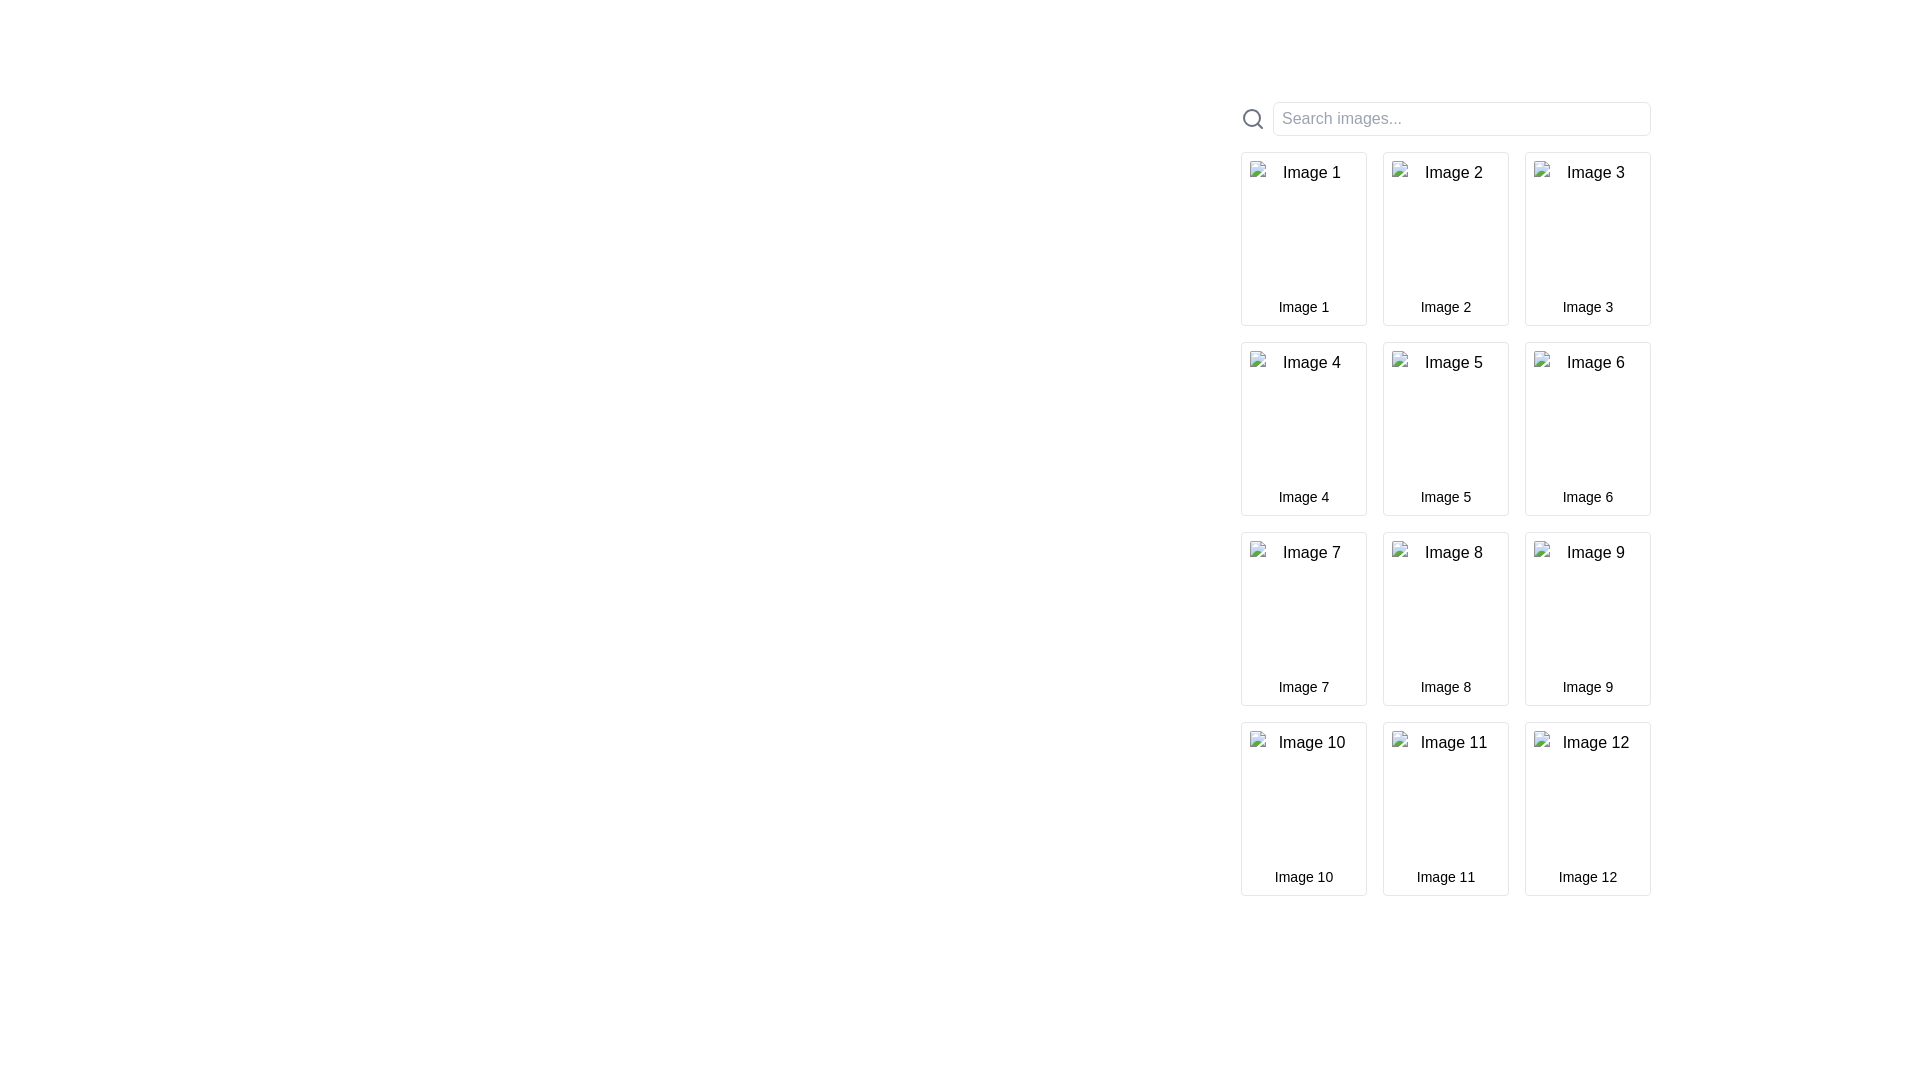  I want to click on the Search Bar input field located at the top of the content area to focus on it for typing queries, so click(1445, 119).